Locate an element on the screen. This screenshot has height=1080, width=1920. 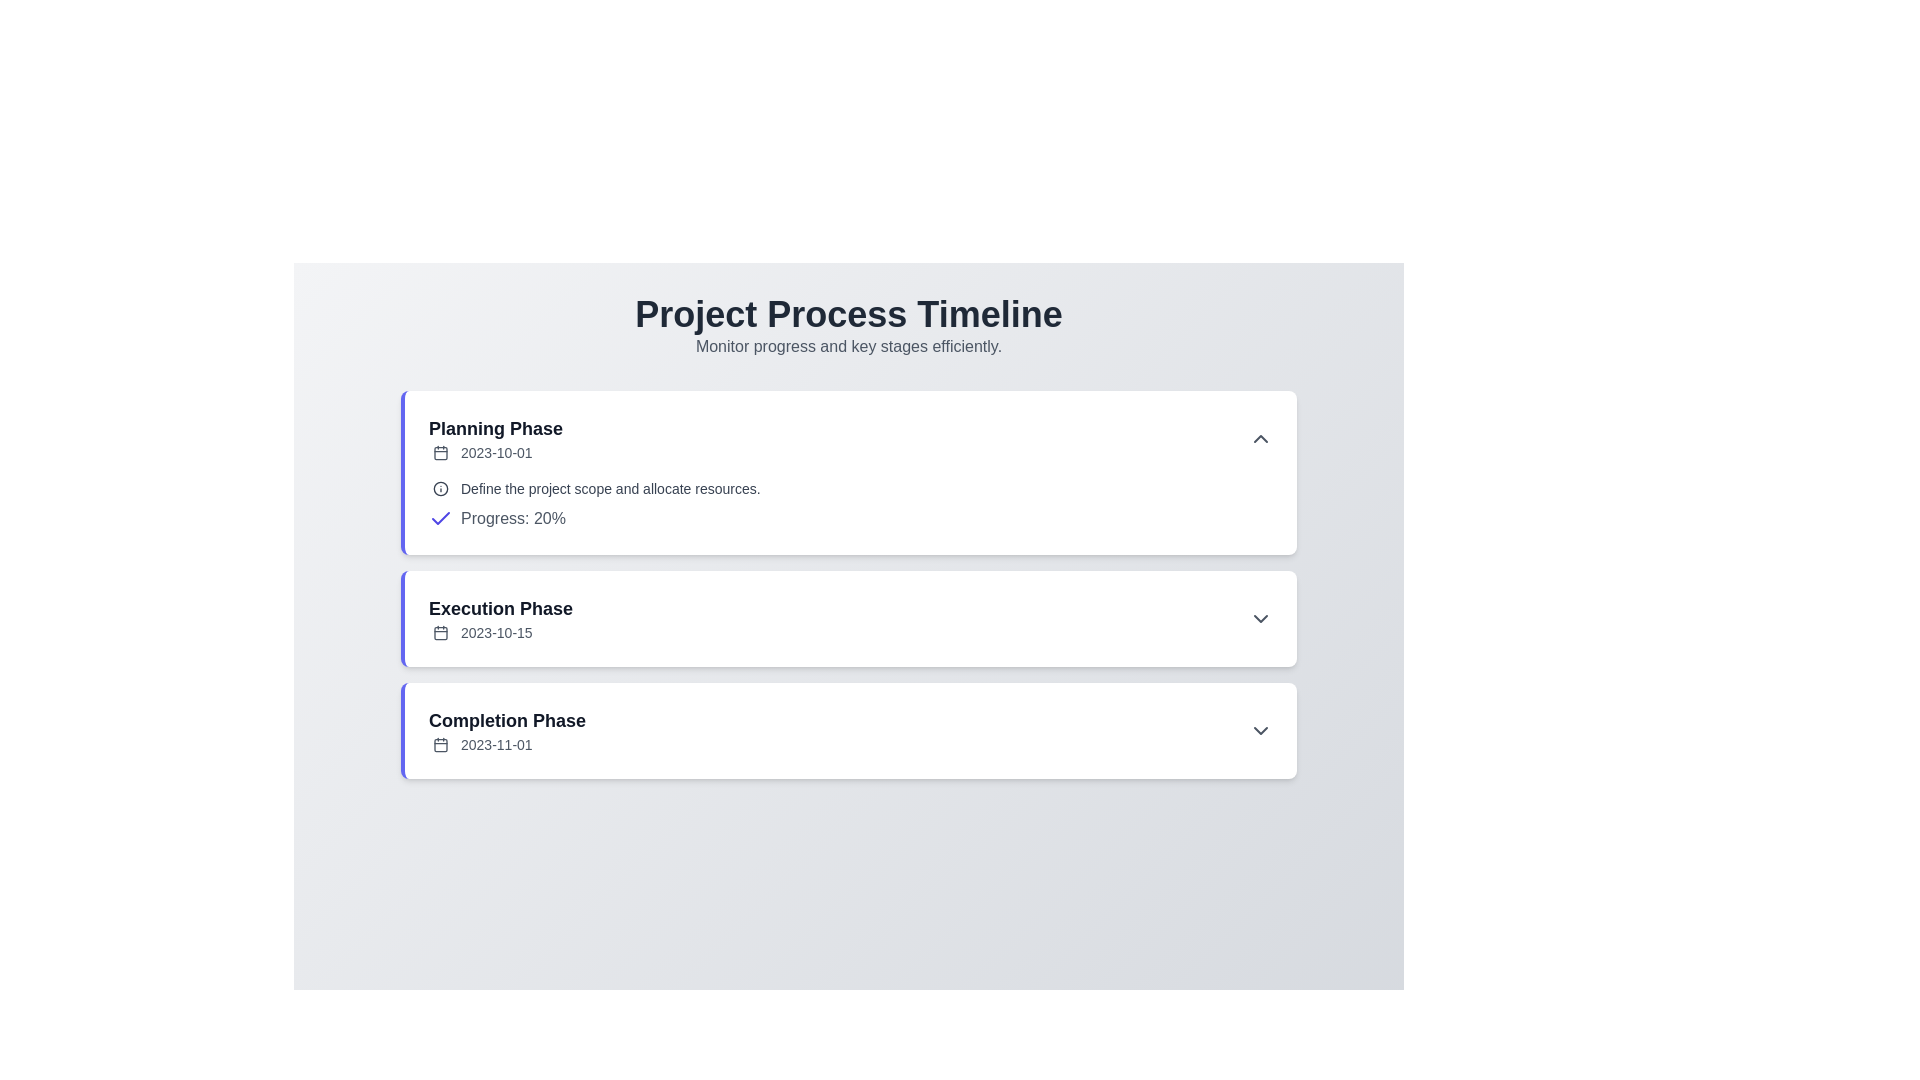
the descriptive subtitle located beneath the heading 'Project Process Timeline' is located at coordinates (849, 346).